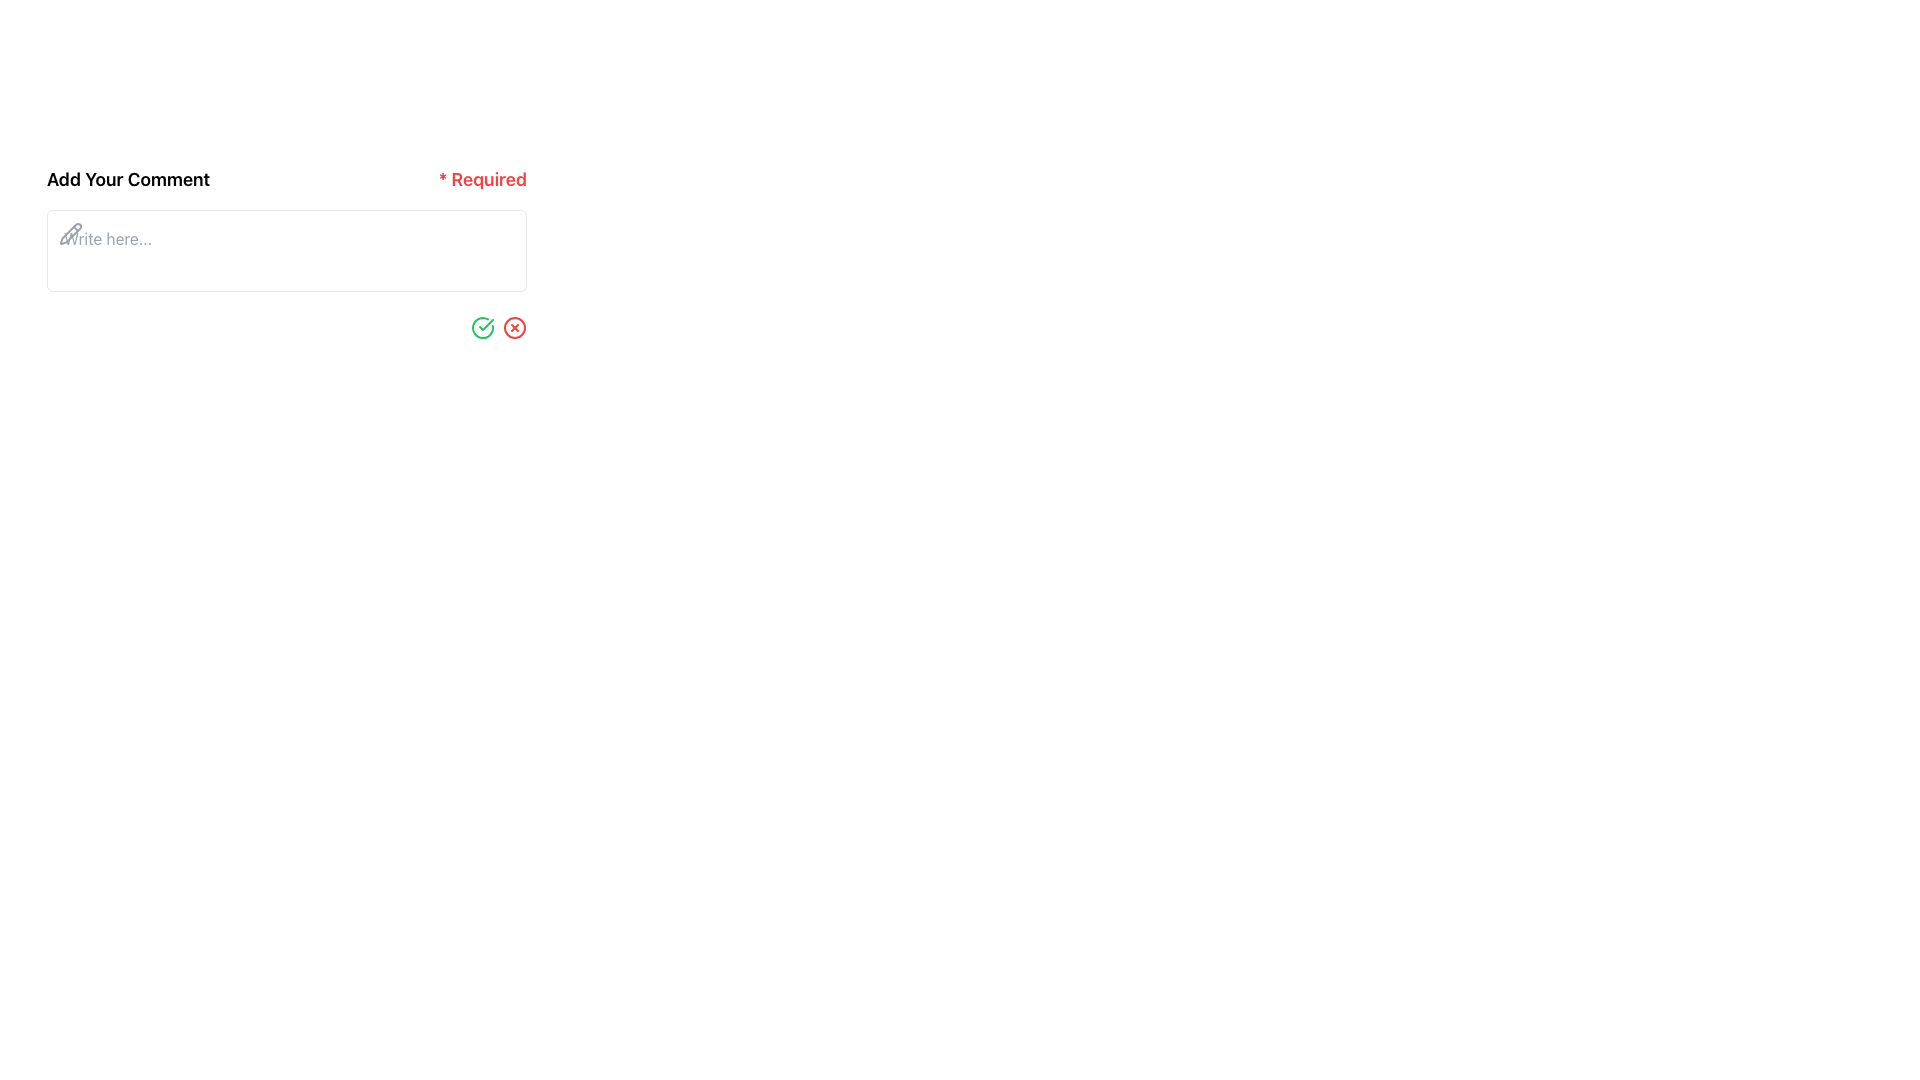 The width and height of the screenshot is (1920, 1080). I want to click on the circular part of the cross icon, which is styled in red and located to the right of the 'Add Your Comment' text input field, so click(514, 326).